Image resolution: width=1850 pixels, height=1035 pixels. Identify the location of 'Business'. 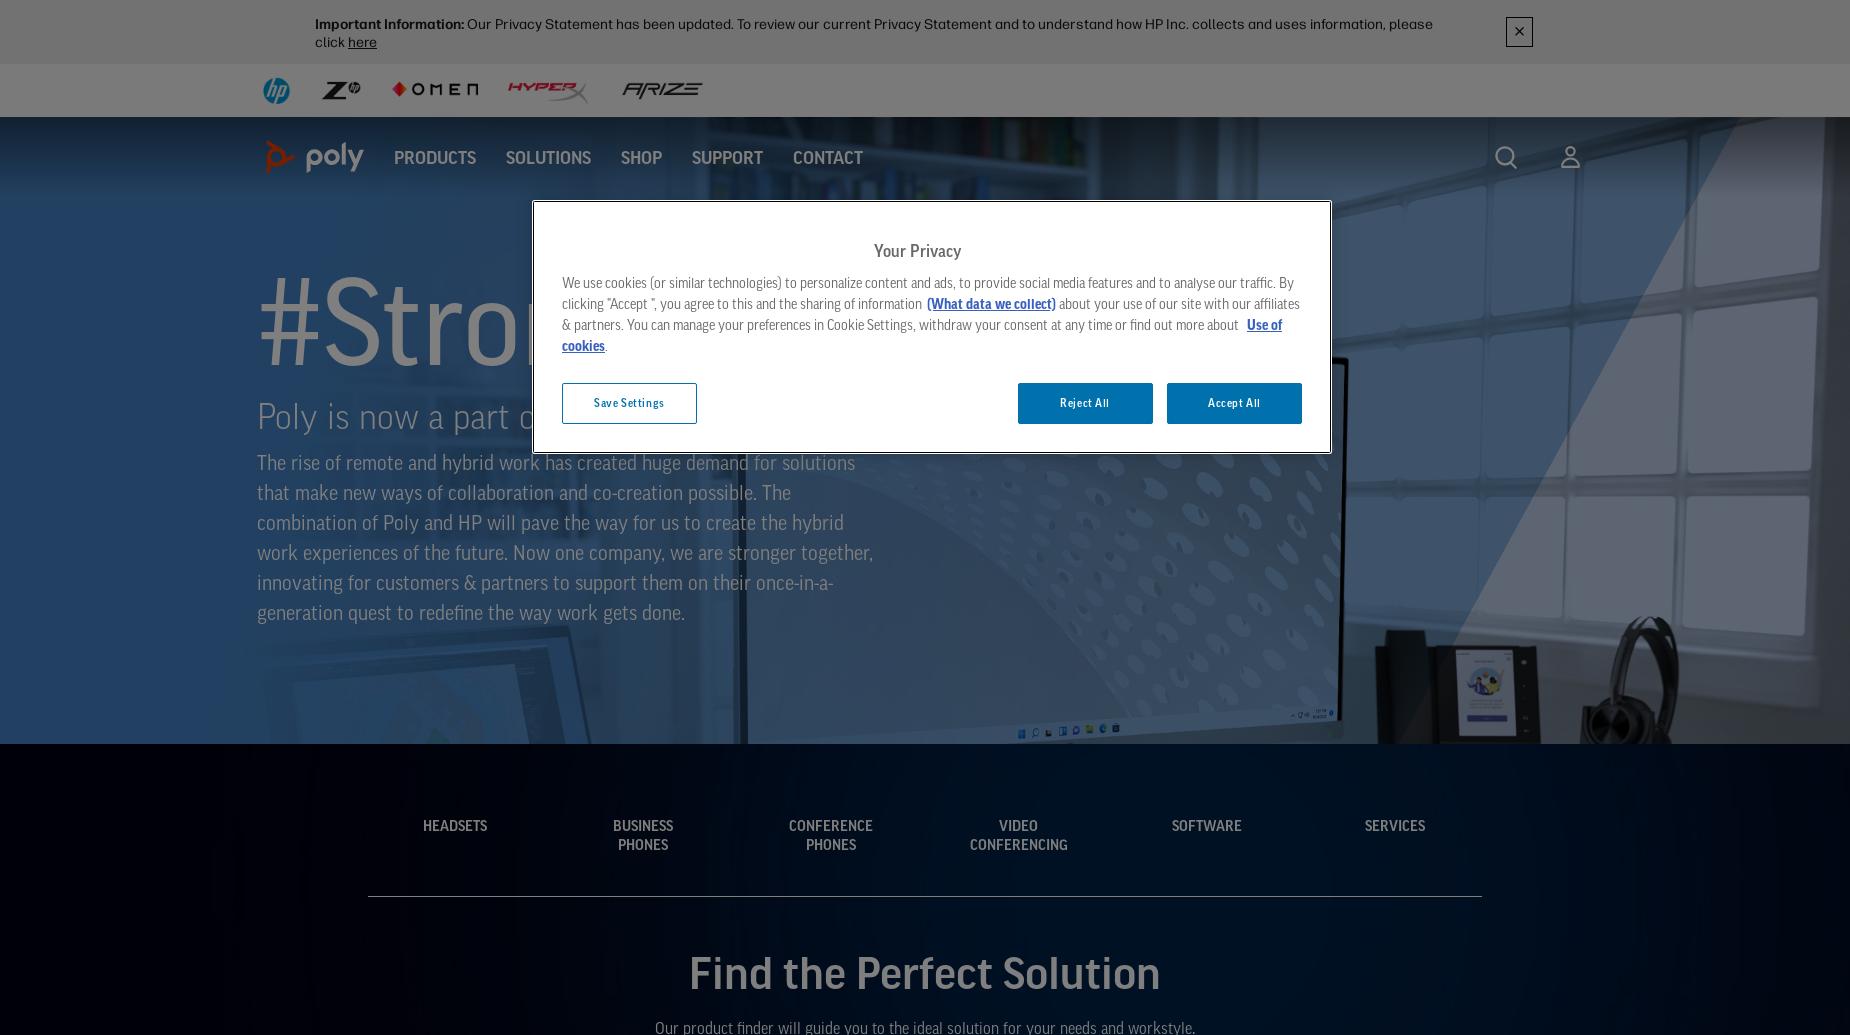
(641, 823).